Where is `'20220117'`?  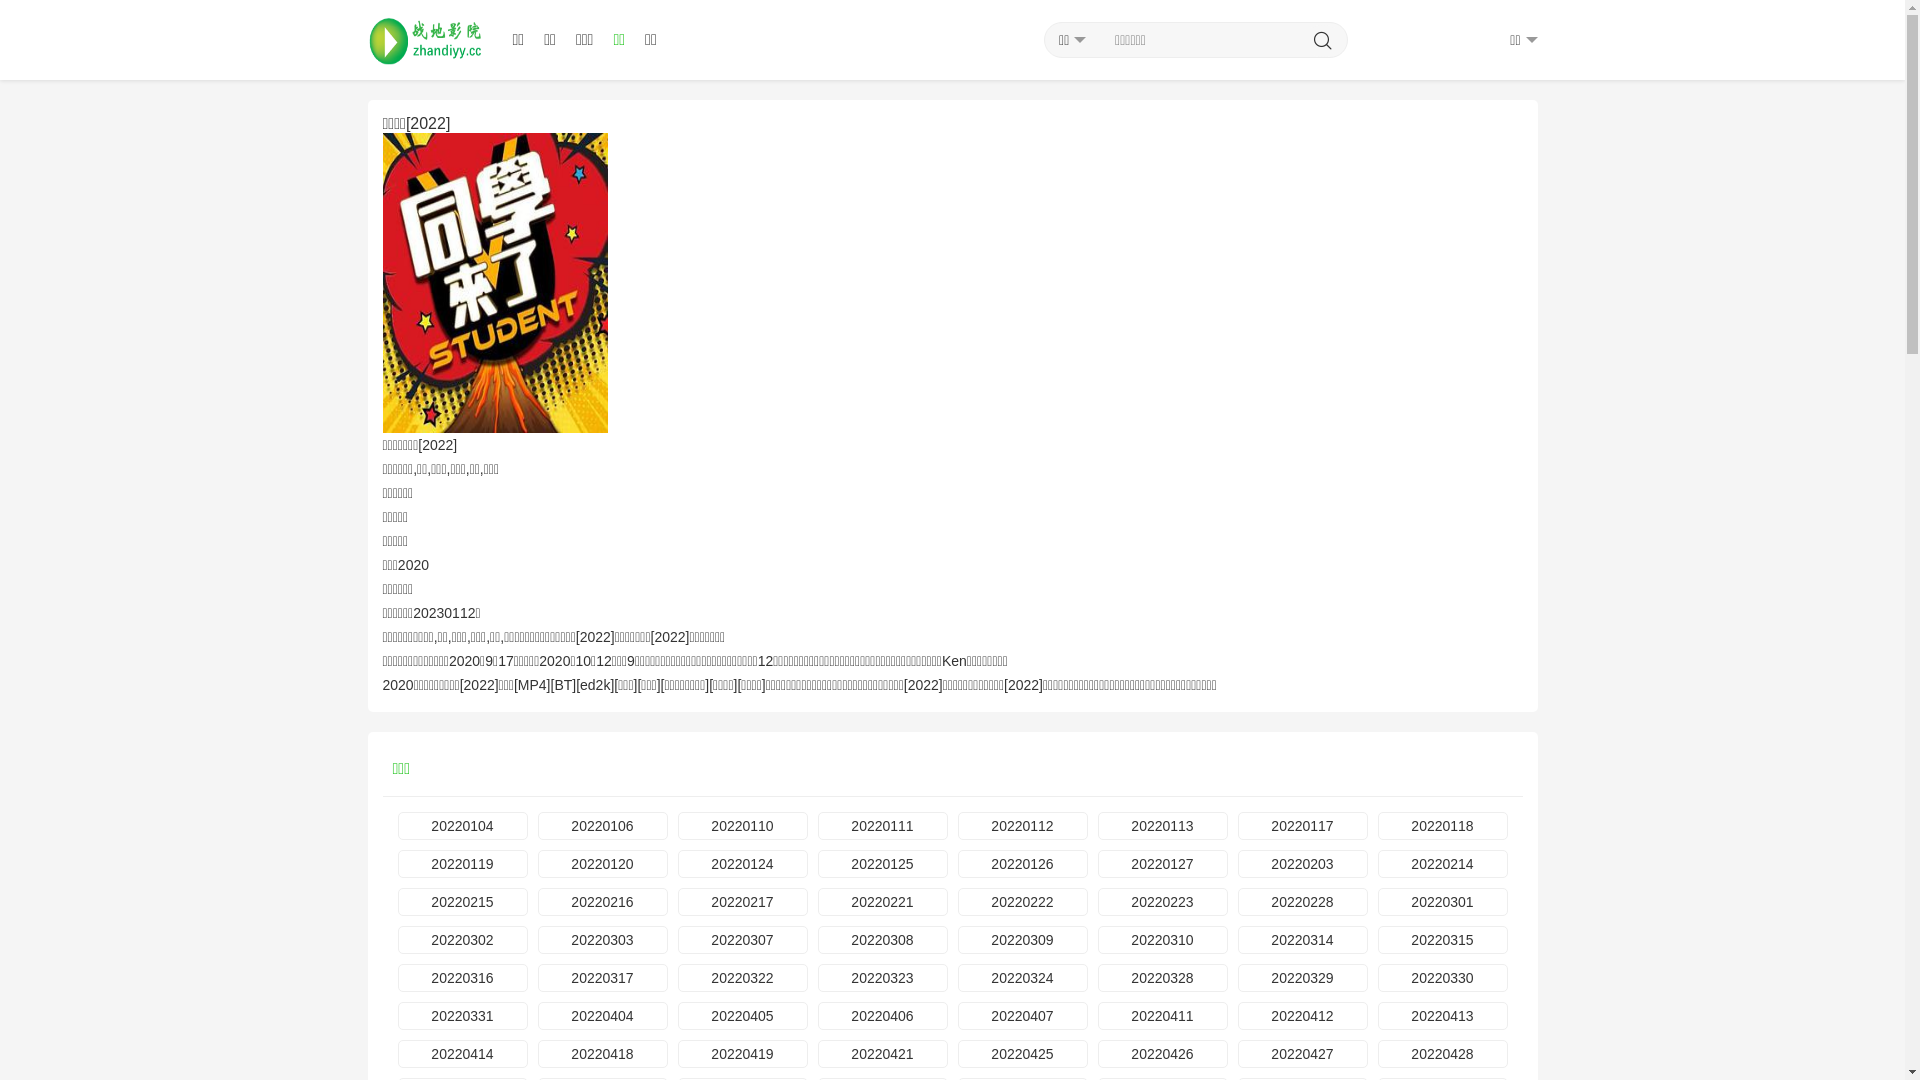
'20220117' is located at coordinates (1302, 825).